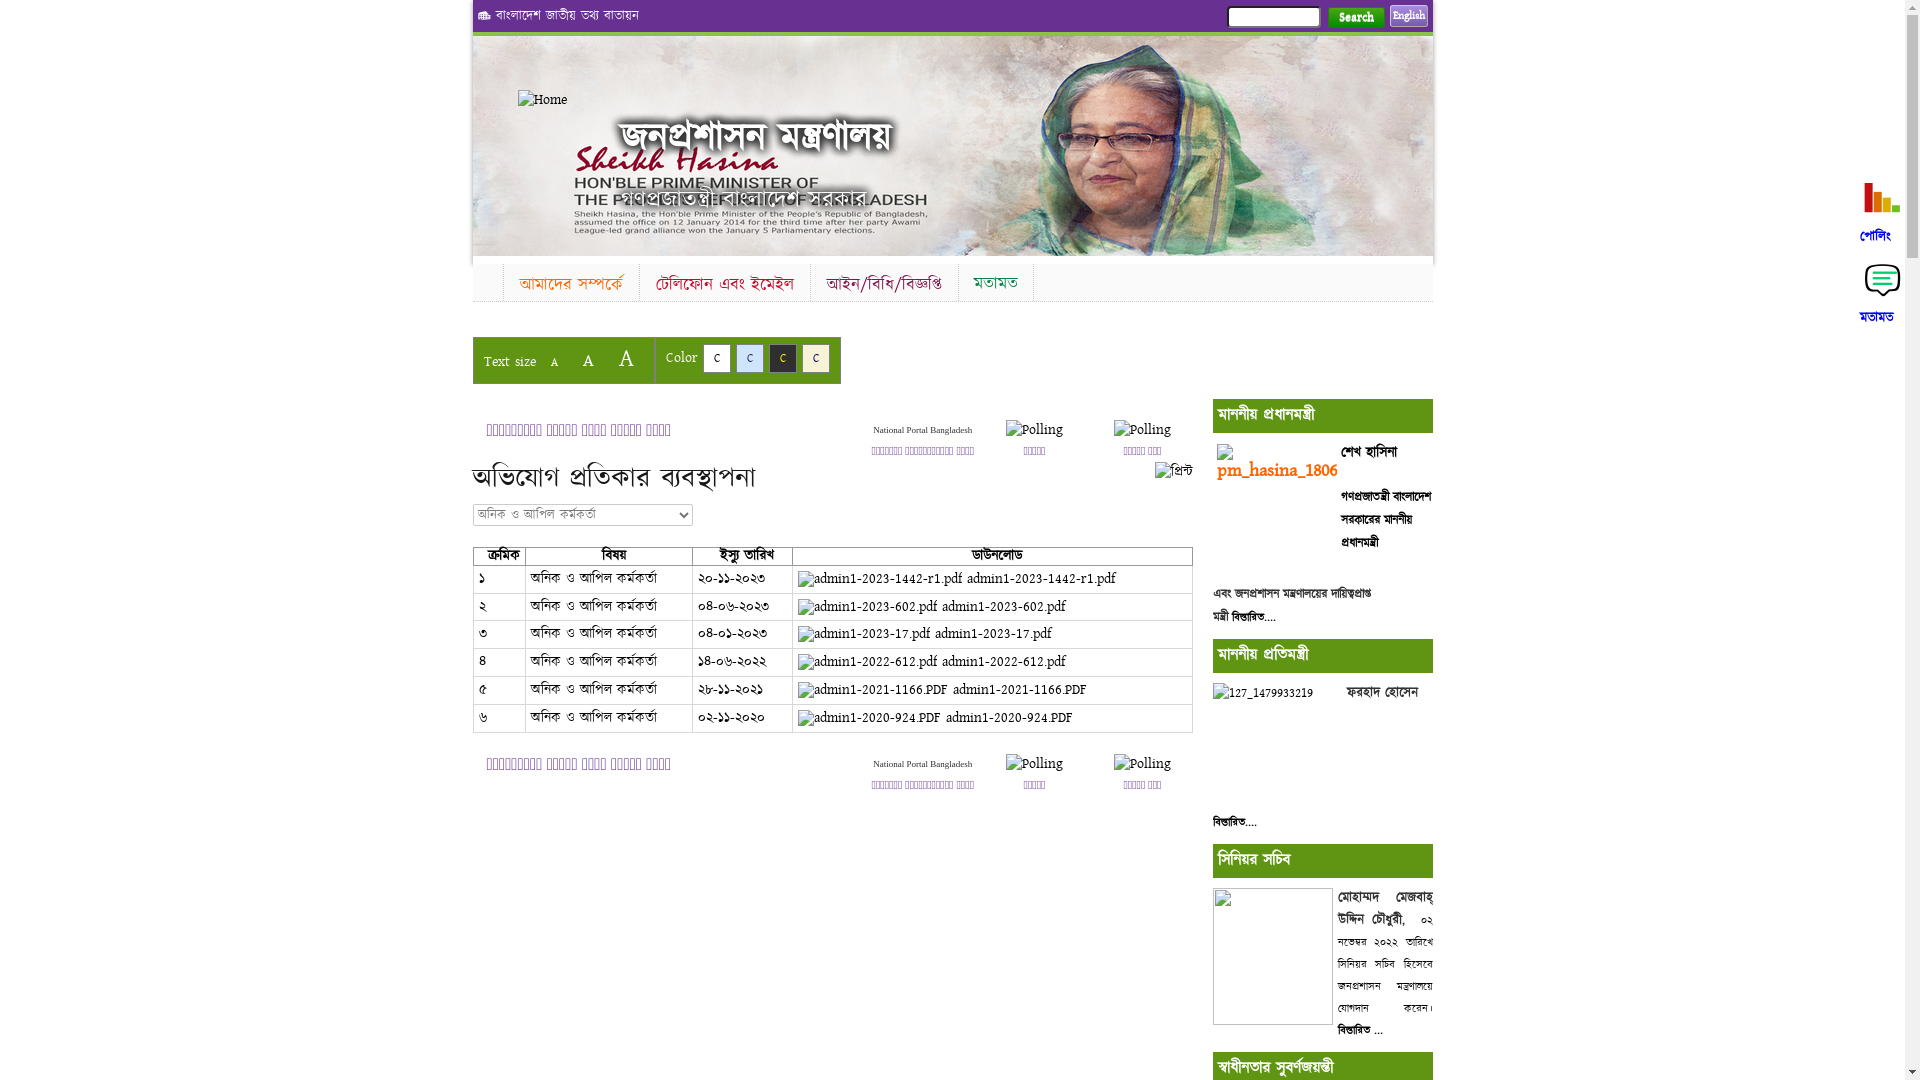 The image size is (1920, 1080). I want to click on 'C', so click(715, 357).